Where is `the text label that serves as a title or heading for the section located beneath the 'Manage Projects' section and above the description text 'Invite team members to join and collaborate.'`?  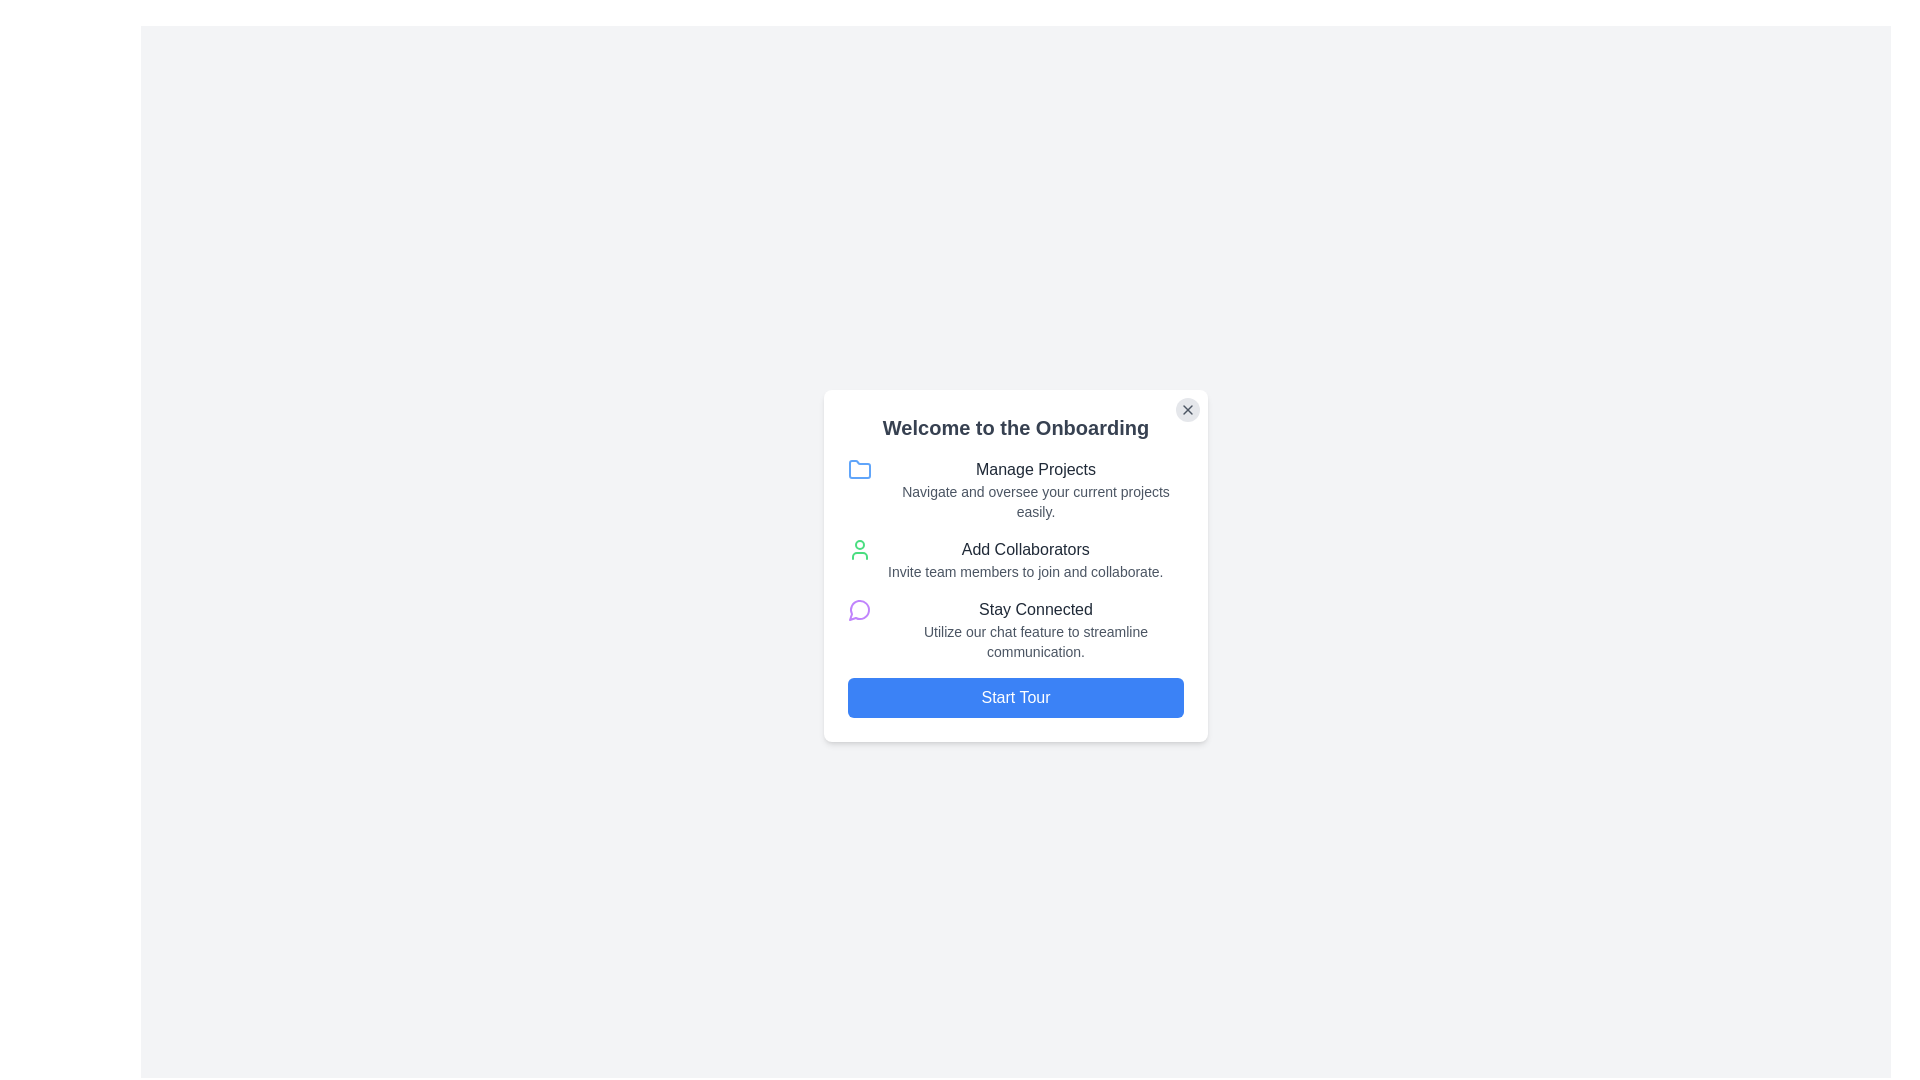
the text label that serves as a title or heading for the section located beneath the 'Manage Projects' section and above the description text 'Invite team members to join and collaborate.' is located at coordinates (1025, 550).